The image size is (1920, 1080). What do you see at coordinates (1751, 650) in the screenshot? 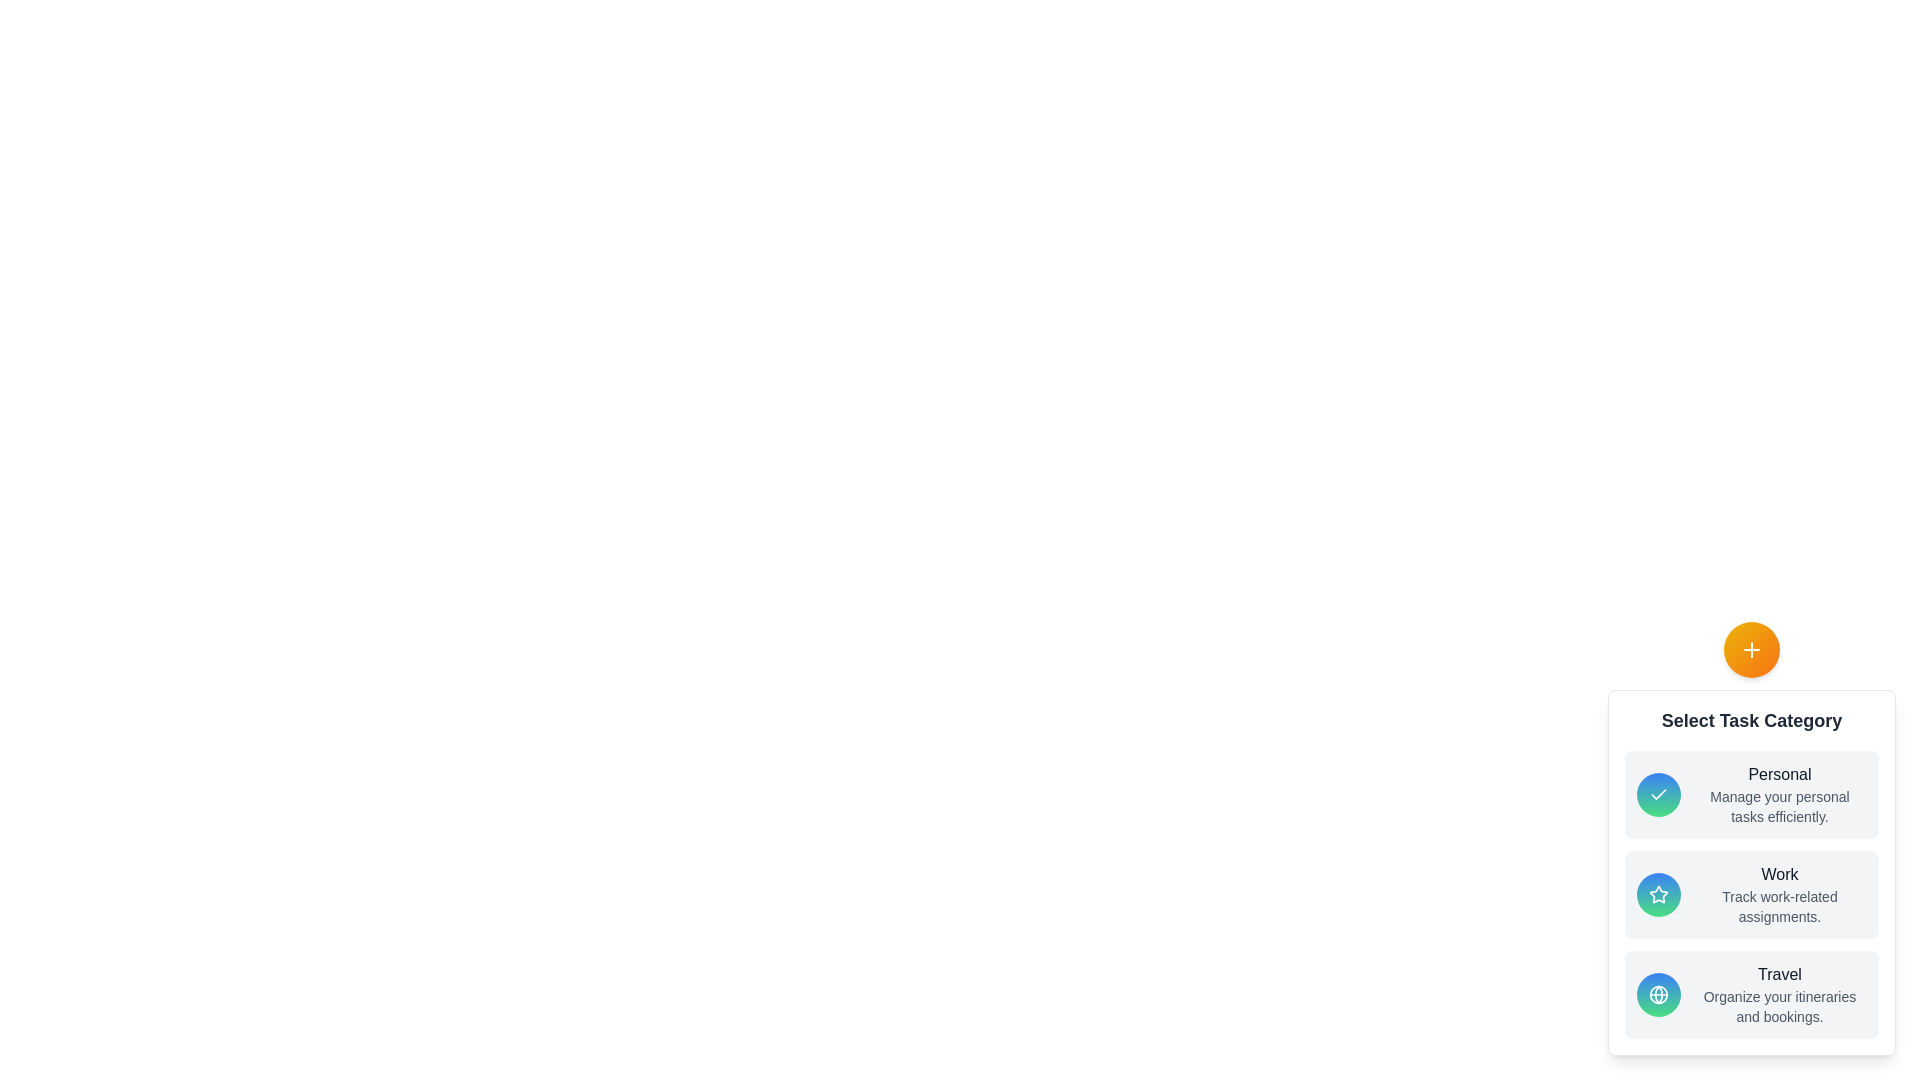
I see `the orange plus button to toggle the menu` at bounding box center [1751, 650].